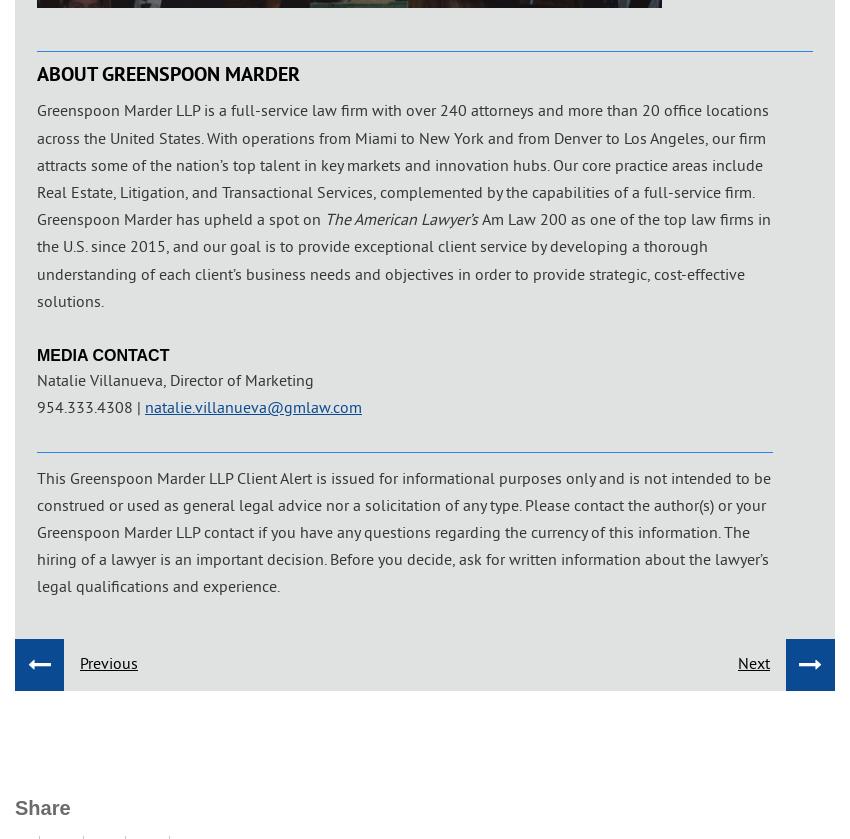 The width and height of the screenshot is (850, 839). Describe the element at coordinates (737, 660) in the screenshot. I see `'Next'` at that location.